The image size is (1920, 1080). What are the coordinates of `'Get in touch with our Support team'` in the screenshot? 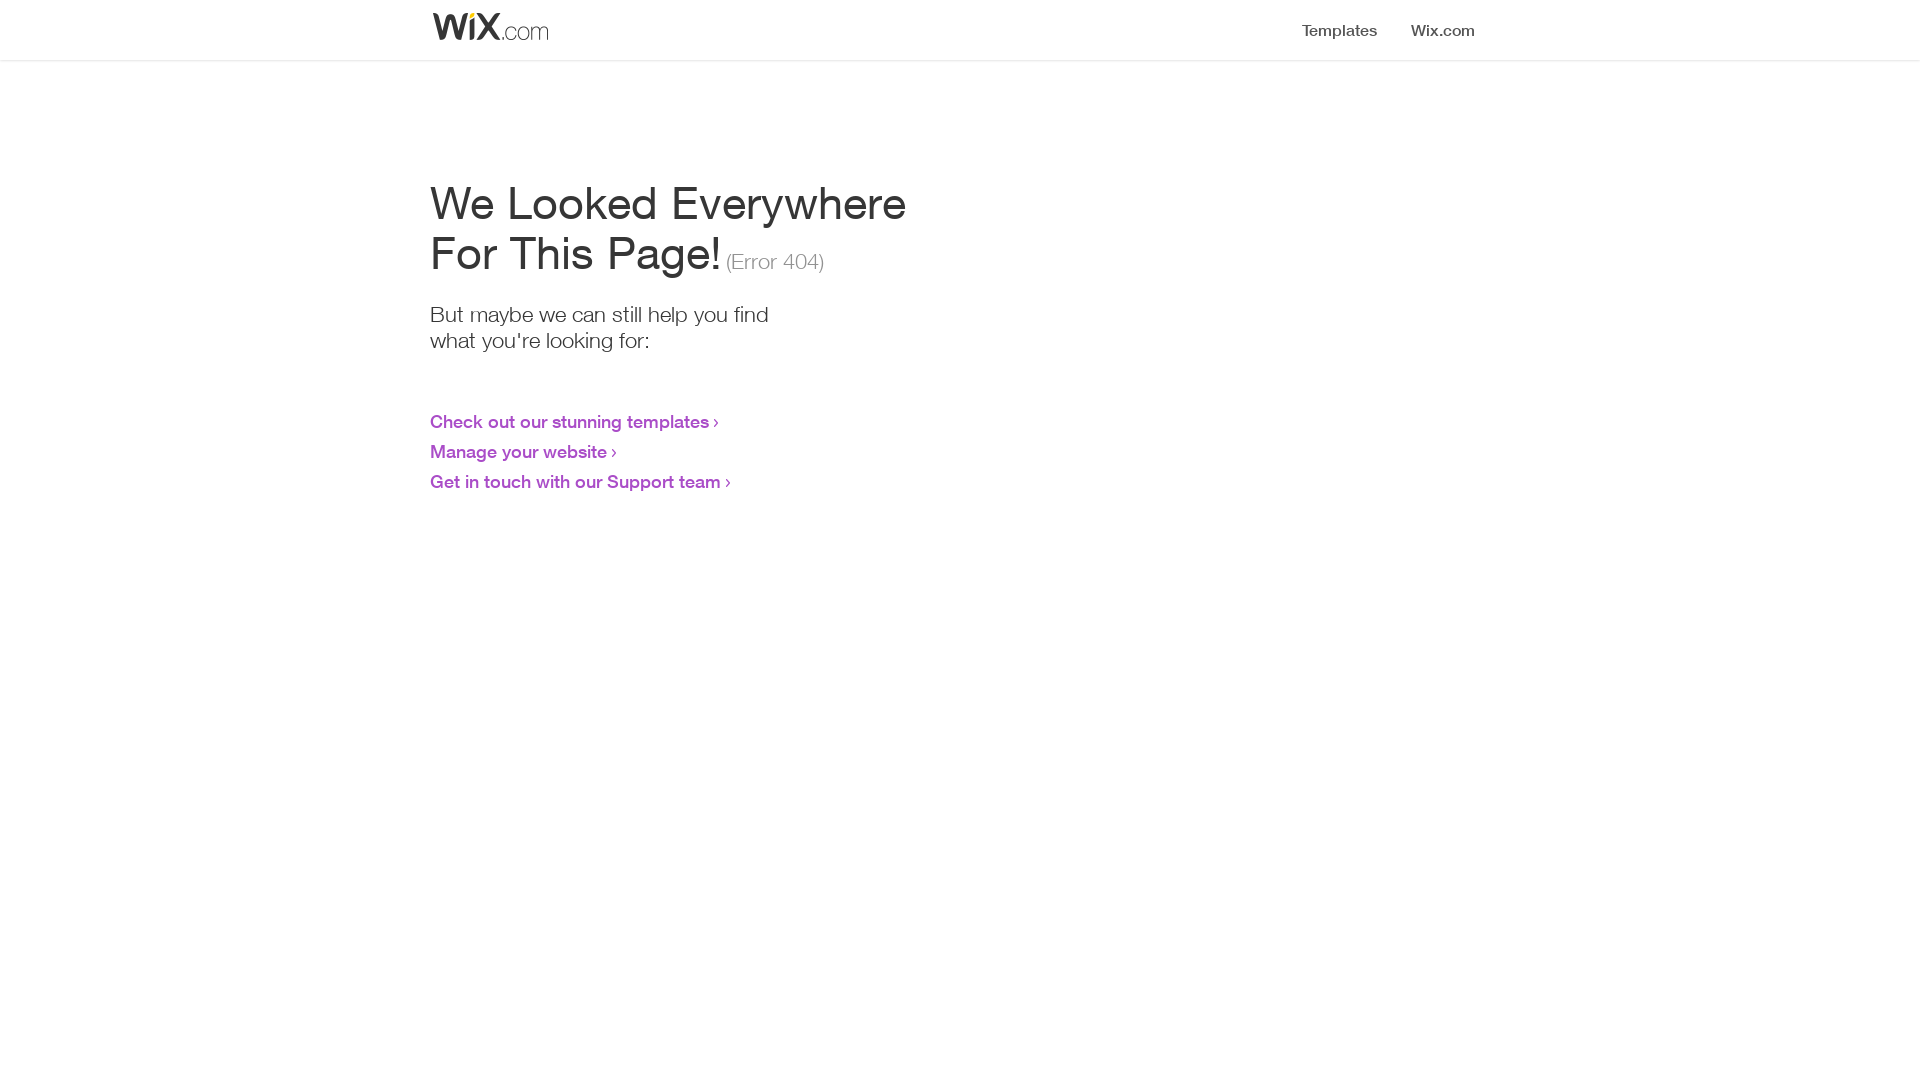 It's located at (429, 481).